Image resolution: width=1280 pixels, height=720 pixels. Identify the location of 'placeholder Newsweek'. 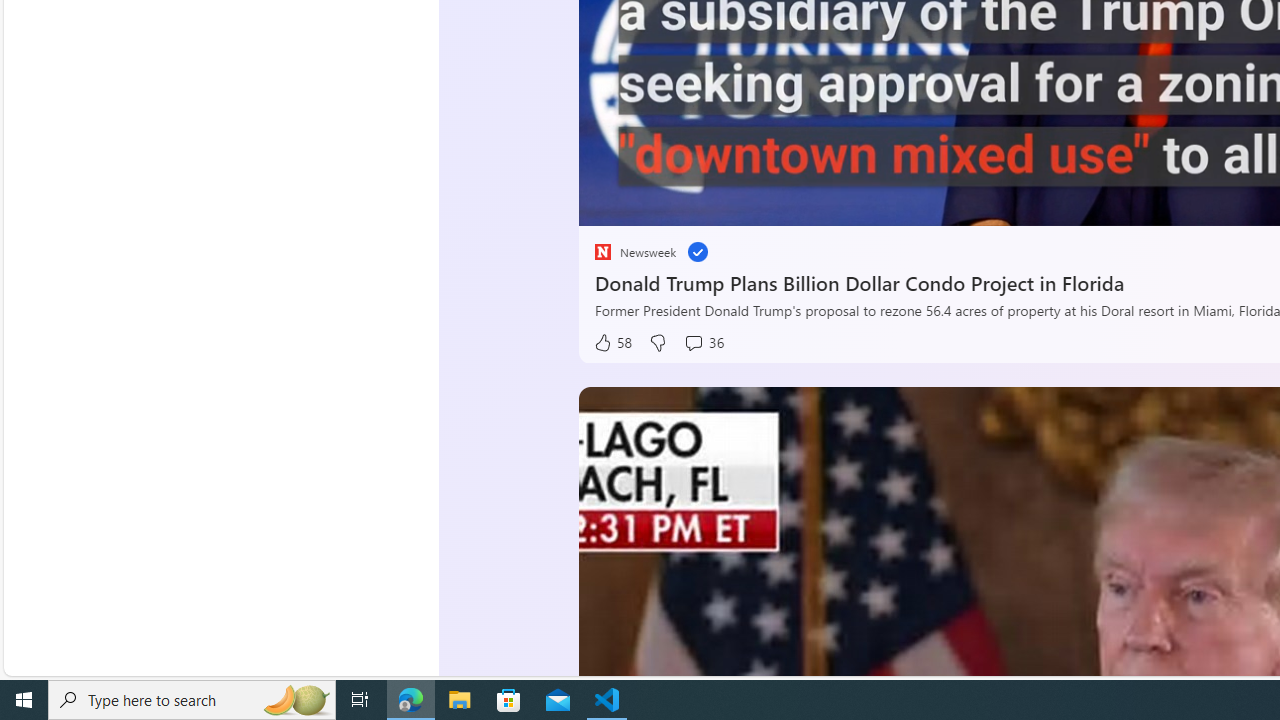
(633, 251).